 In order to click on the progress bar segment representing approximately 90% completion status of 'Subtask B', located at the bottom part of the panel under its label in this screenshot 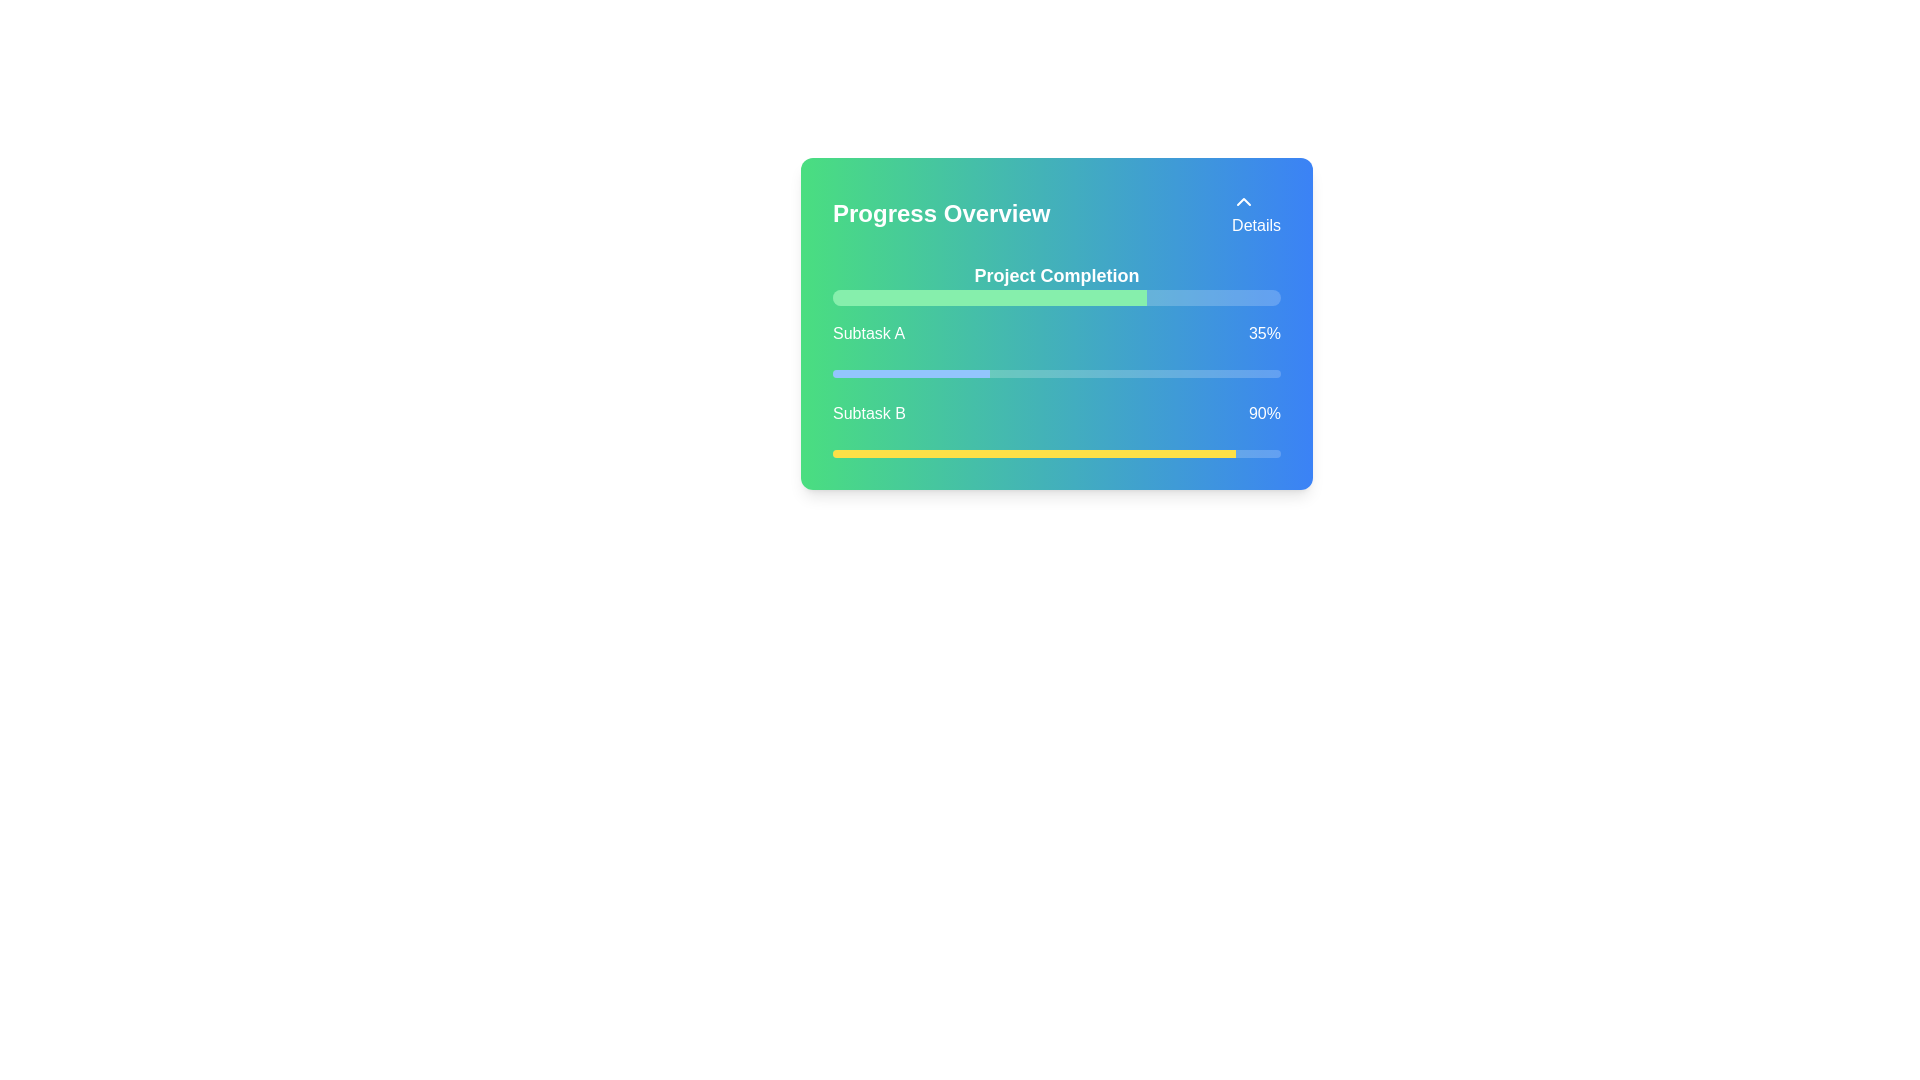, I will do `click(1034, 454)`.